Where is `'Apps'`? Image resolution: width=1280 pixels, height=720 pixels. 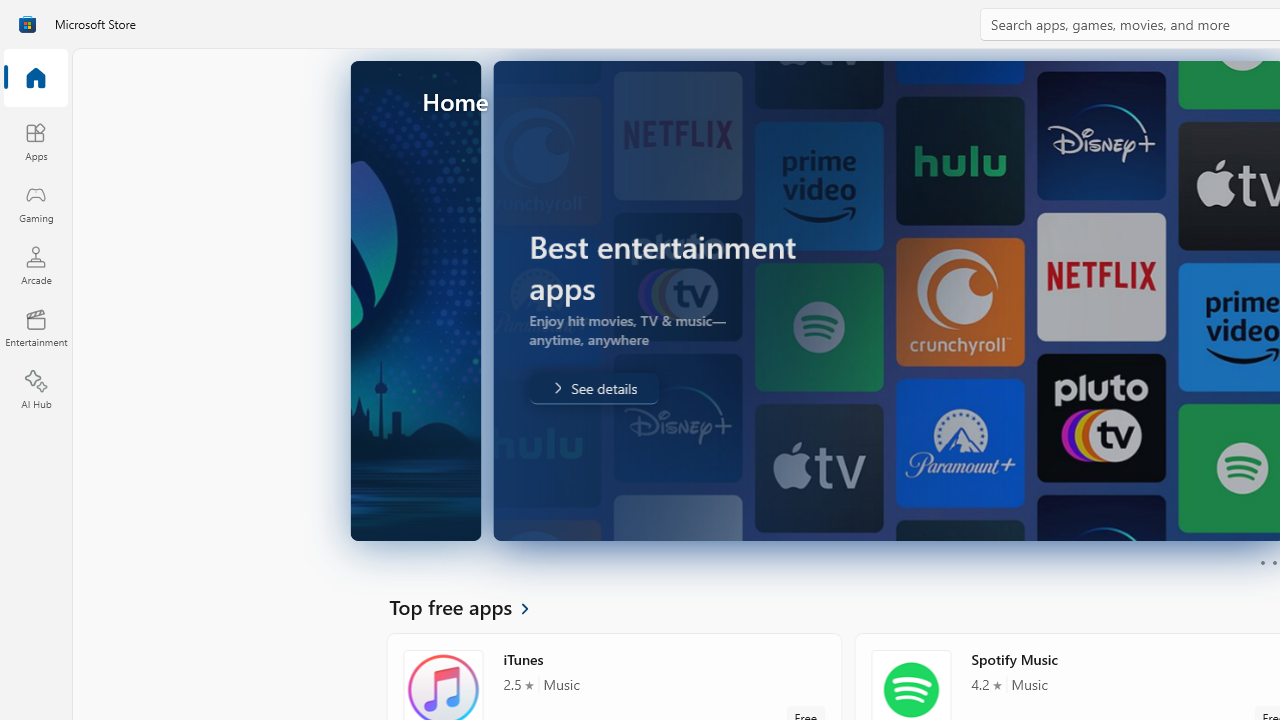
'Apps' is located at coordinates (35, 140).